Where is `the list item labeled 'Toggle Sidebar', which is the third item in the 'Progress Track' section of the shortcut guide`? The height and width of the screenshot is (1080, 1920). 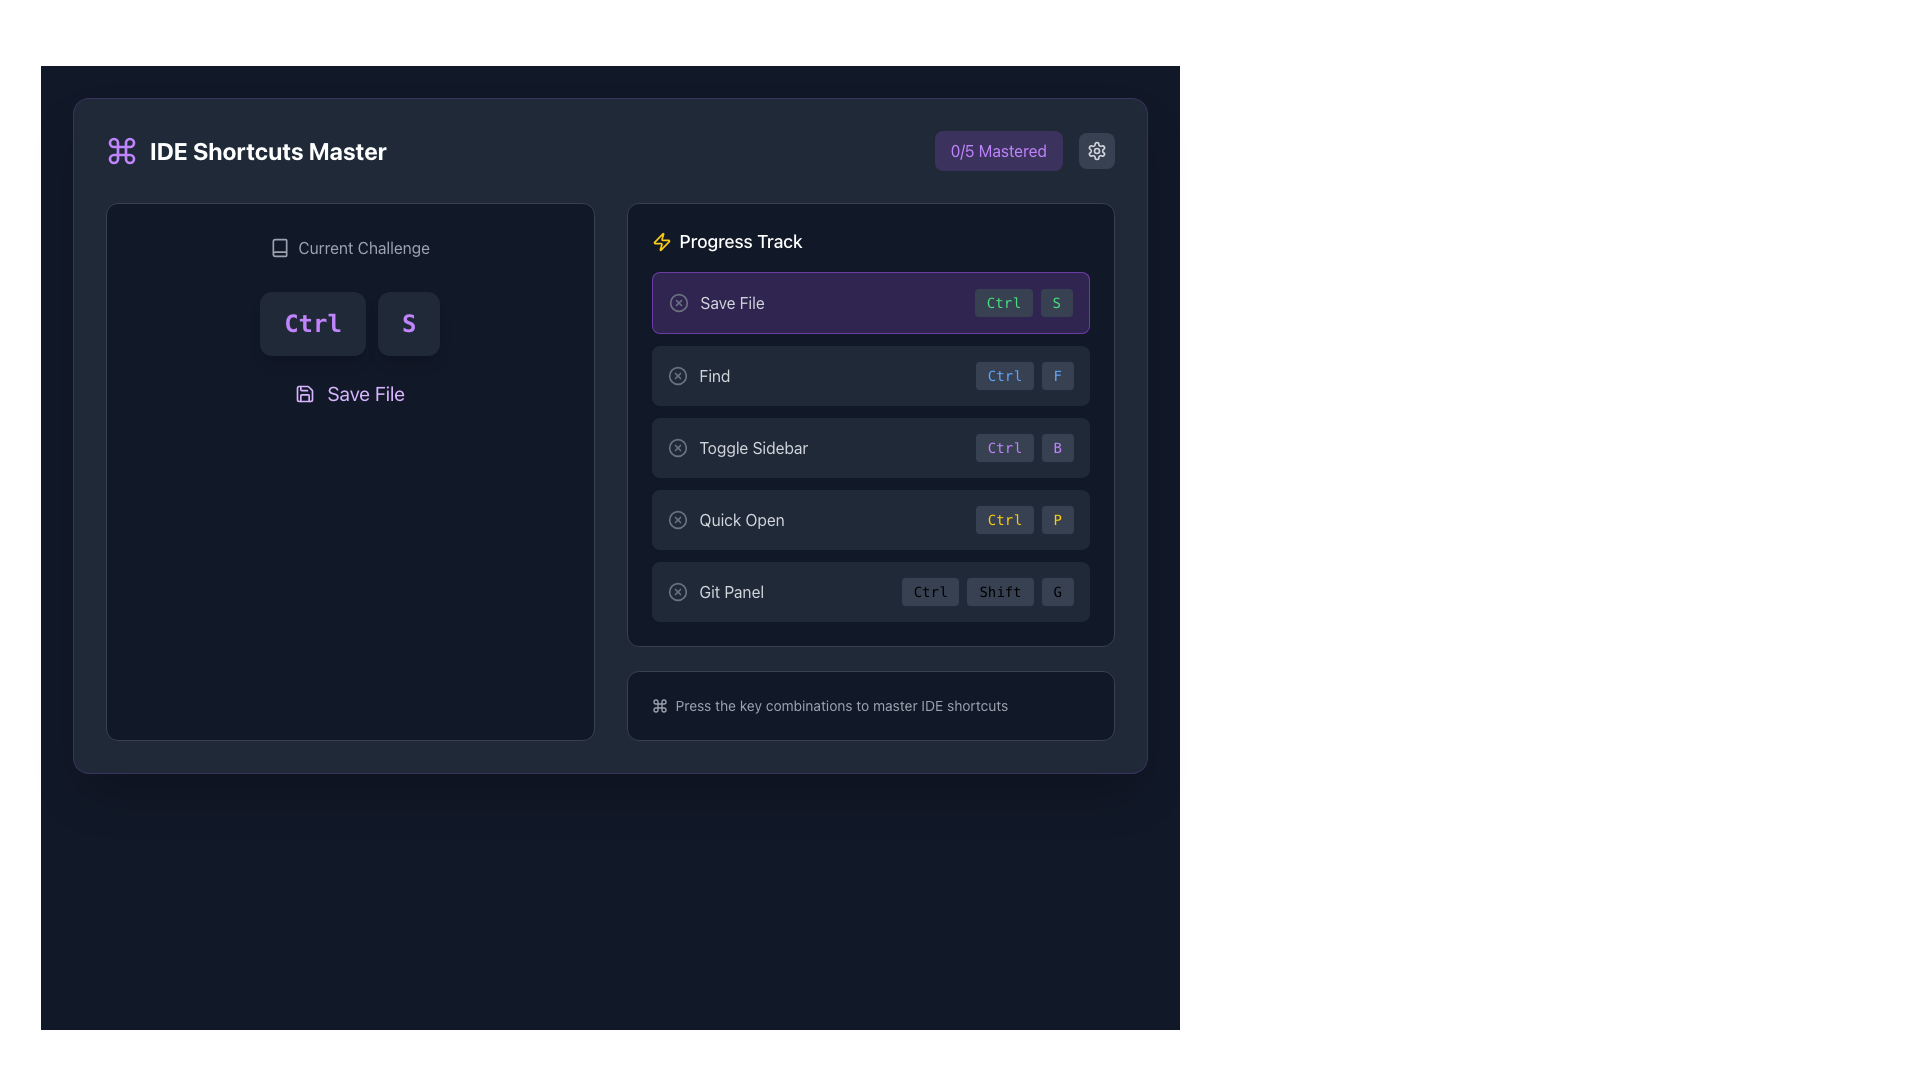
the list item labeled 'Toggle Sidebar', which is the third item in the 'Progress Track' section of the shortcut guide is located at coordinates (870, 471).